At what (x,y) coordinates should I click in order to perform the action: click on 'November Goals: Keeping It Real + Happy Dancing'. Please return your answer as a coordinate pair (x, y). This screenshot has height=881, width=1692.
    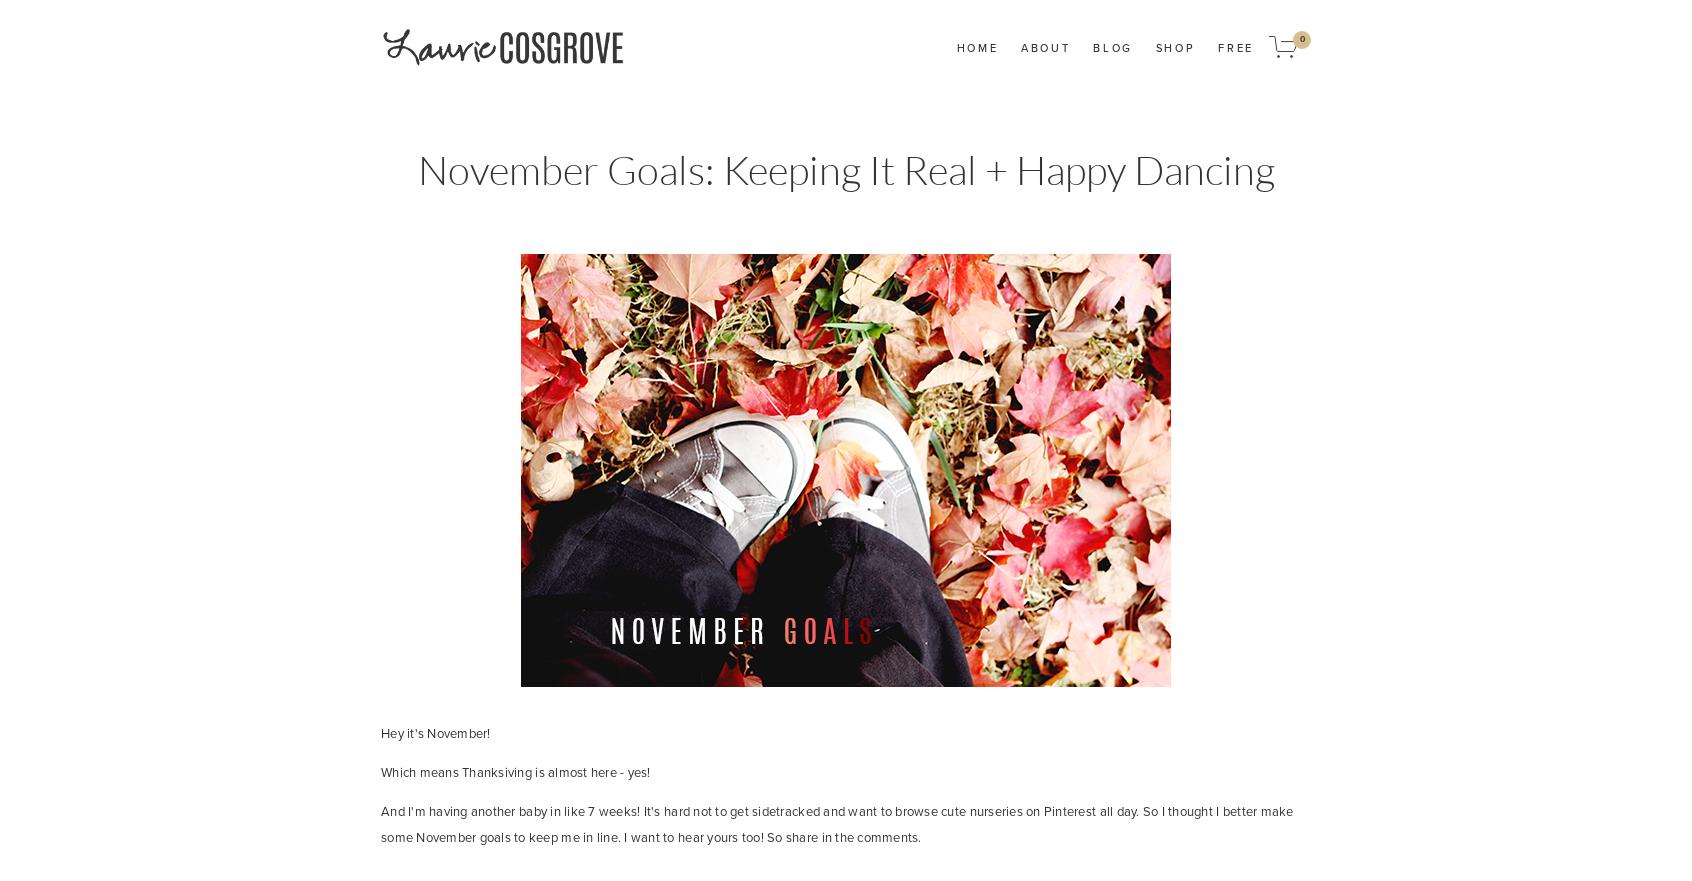
    Looking at the image, I should click on (845, 168).